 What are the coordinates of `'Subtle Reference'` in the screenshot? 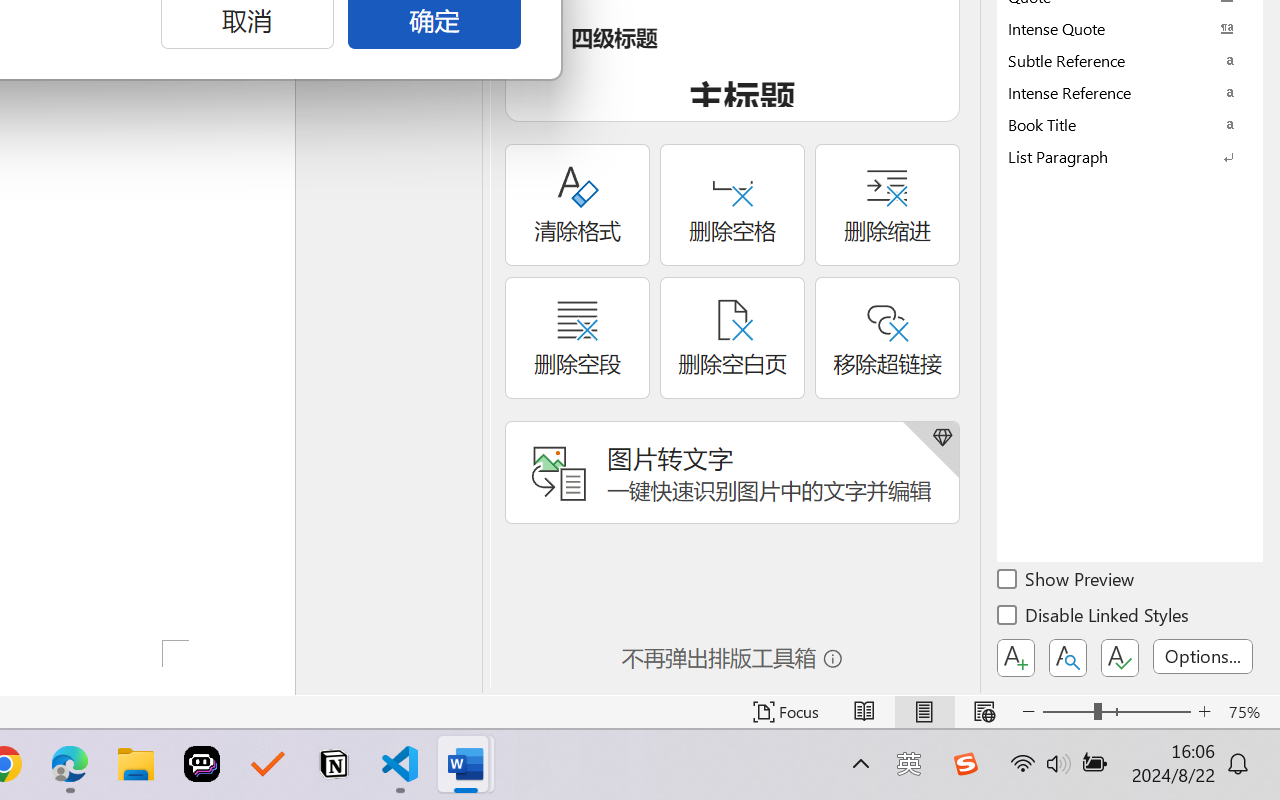 It's located at (1130, 59).